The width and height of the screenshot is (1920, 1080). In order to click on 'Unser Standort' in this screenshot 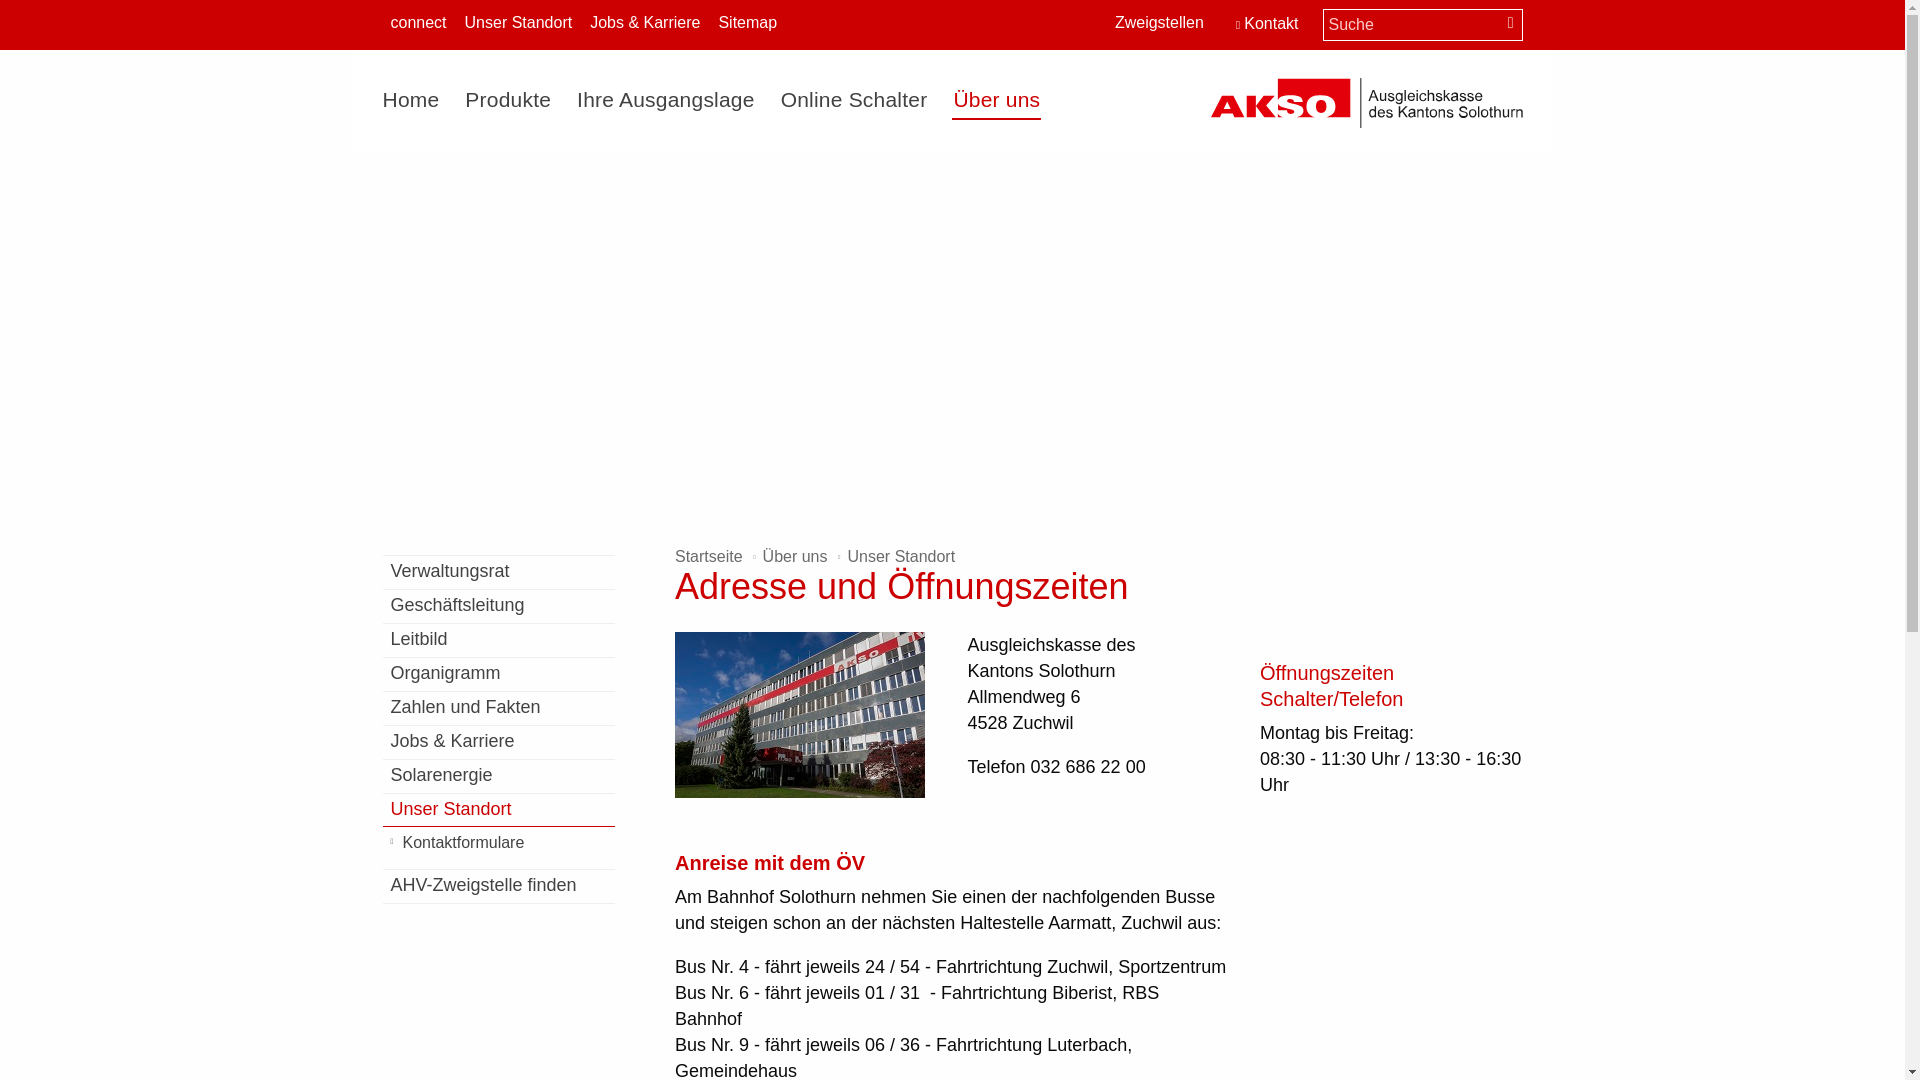, I will do `click(518, 24)`.